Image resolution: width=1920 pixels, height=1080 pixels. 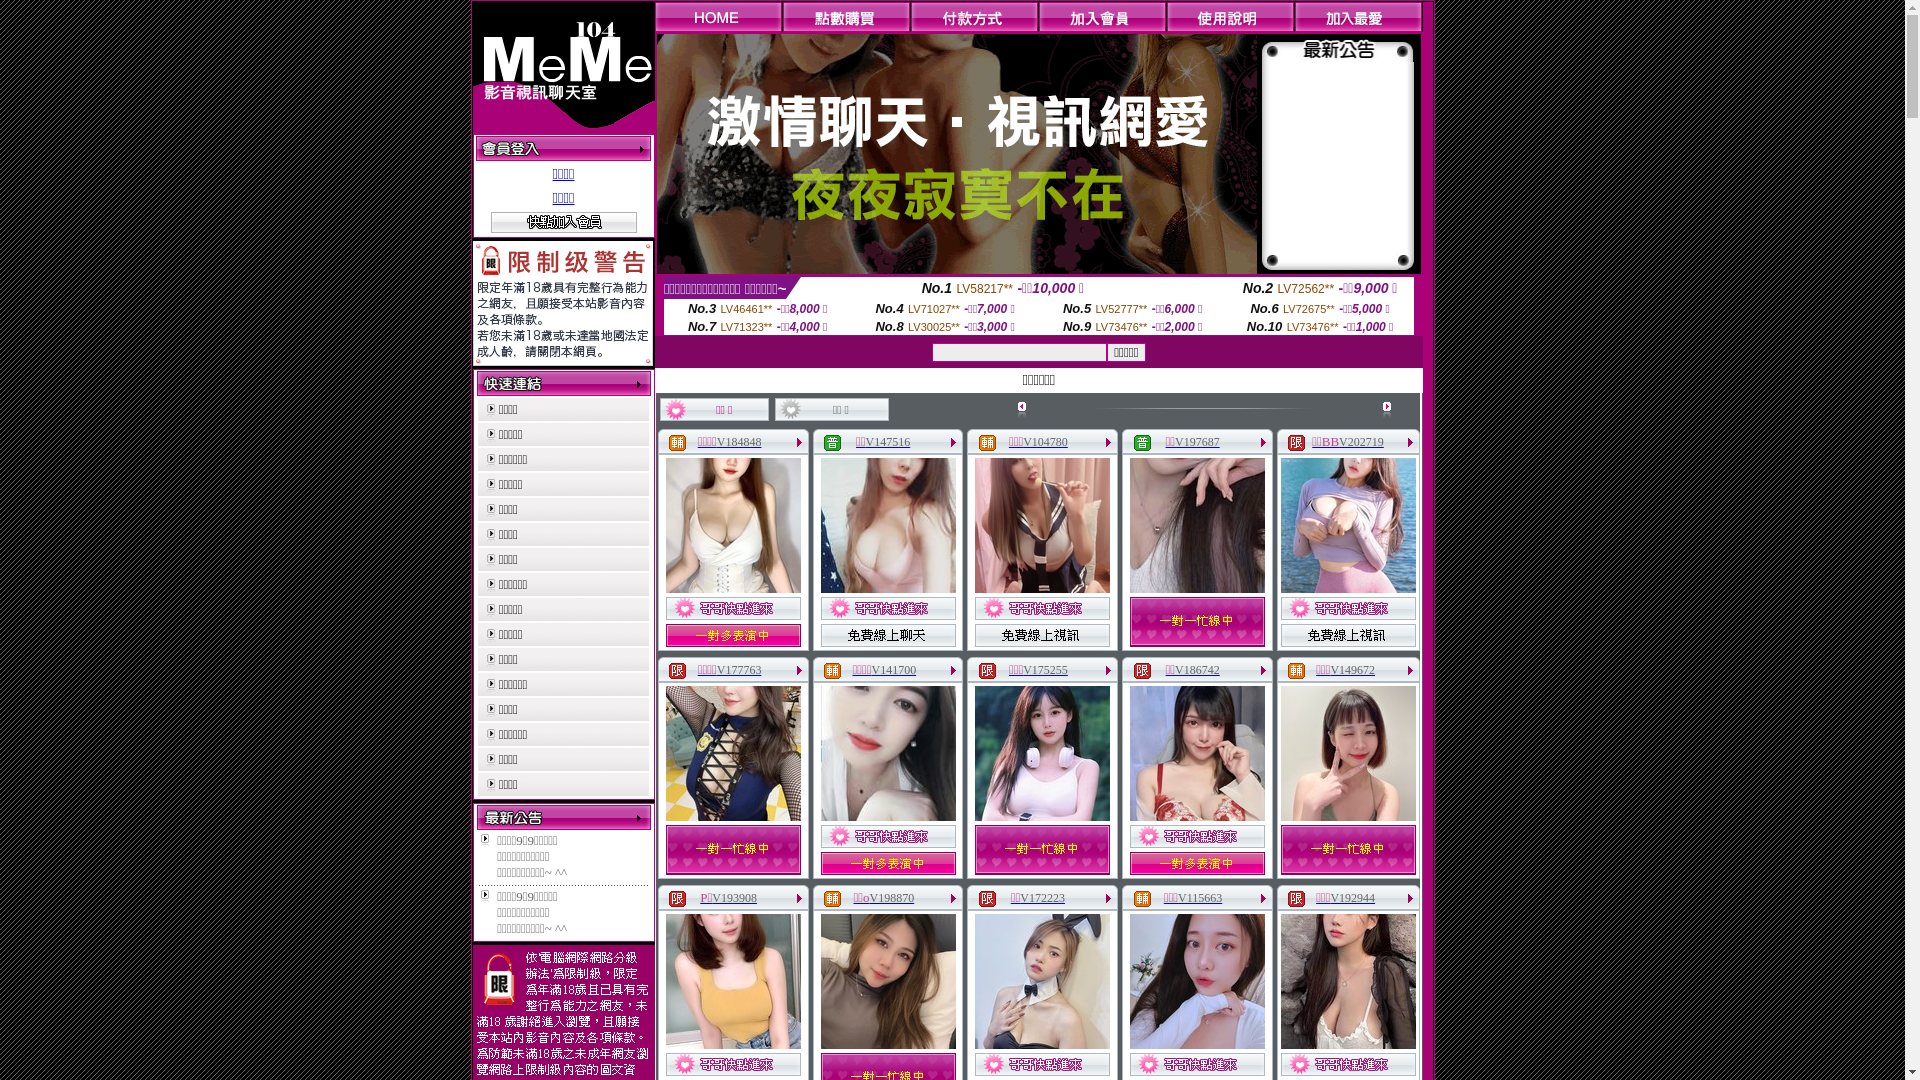 I want to click on 'V193908', so click(x=733, y=897).